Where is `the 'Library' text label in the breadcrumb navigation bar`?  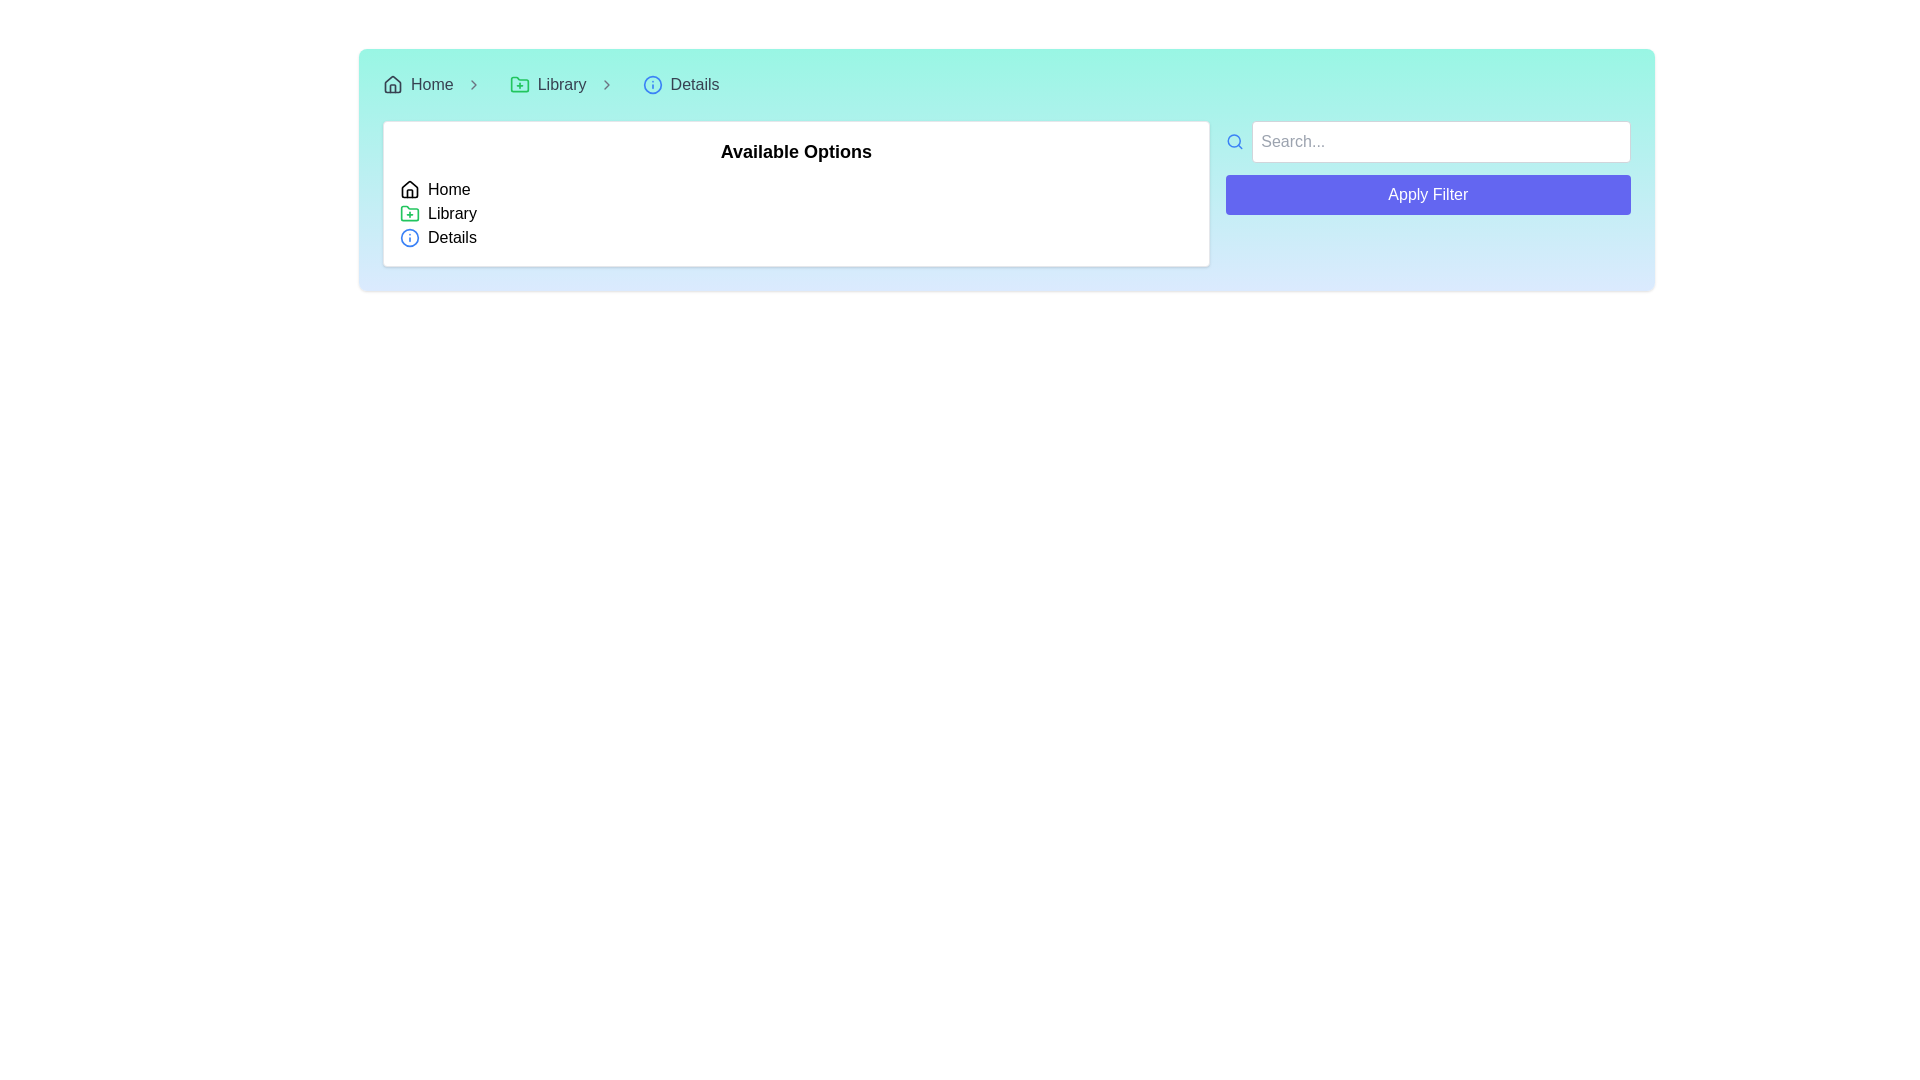
the 'Library' text label in the breadcrumb navigation bar is located at coordinates (560, 83).